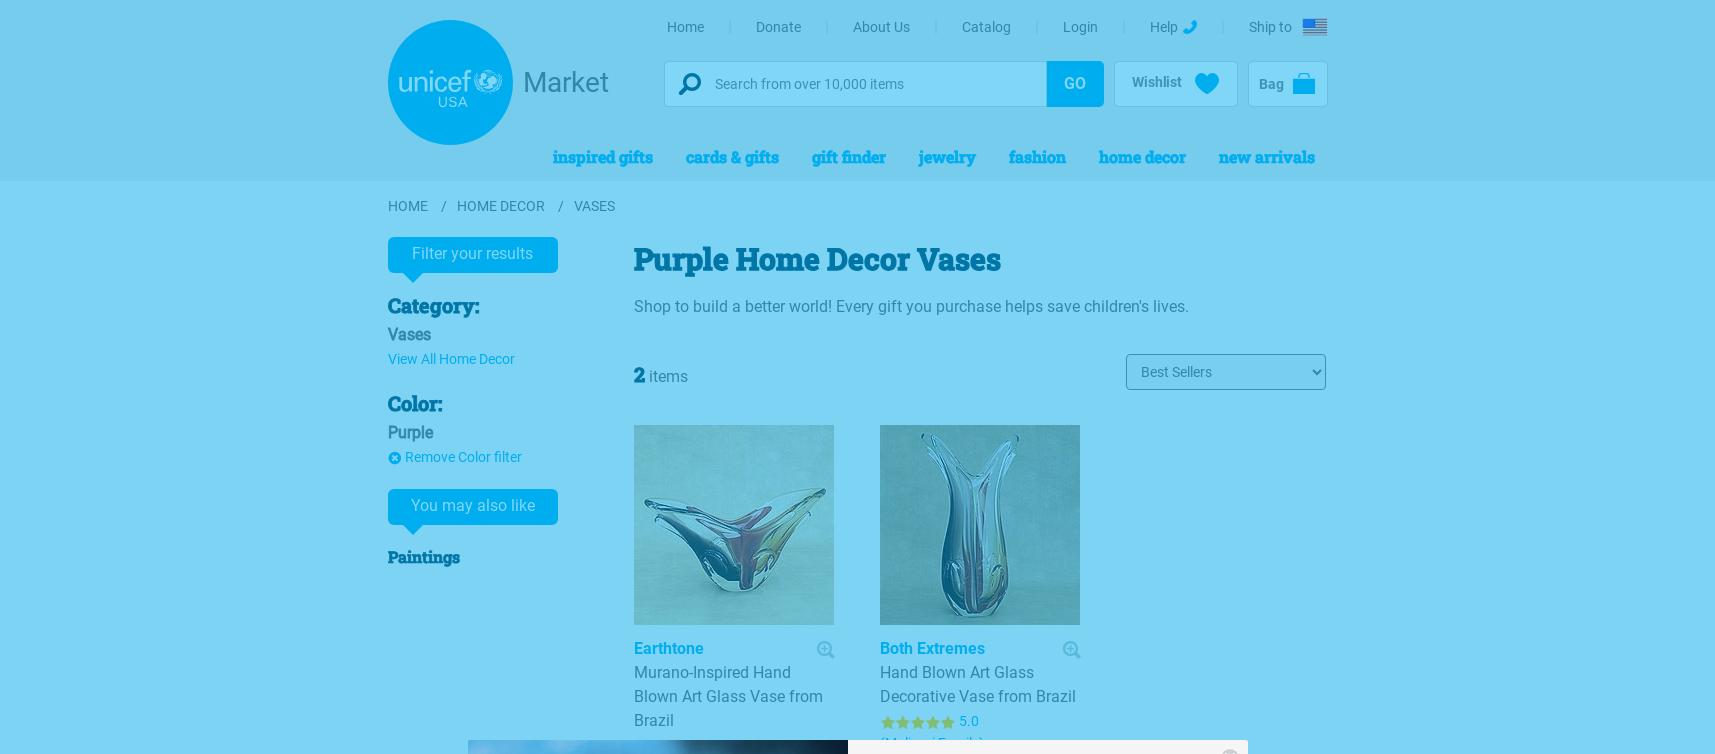  I want to click on 'items', so click(665, 375).